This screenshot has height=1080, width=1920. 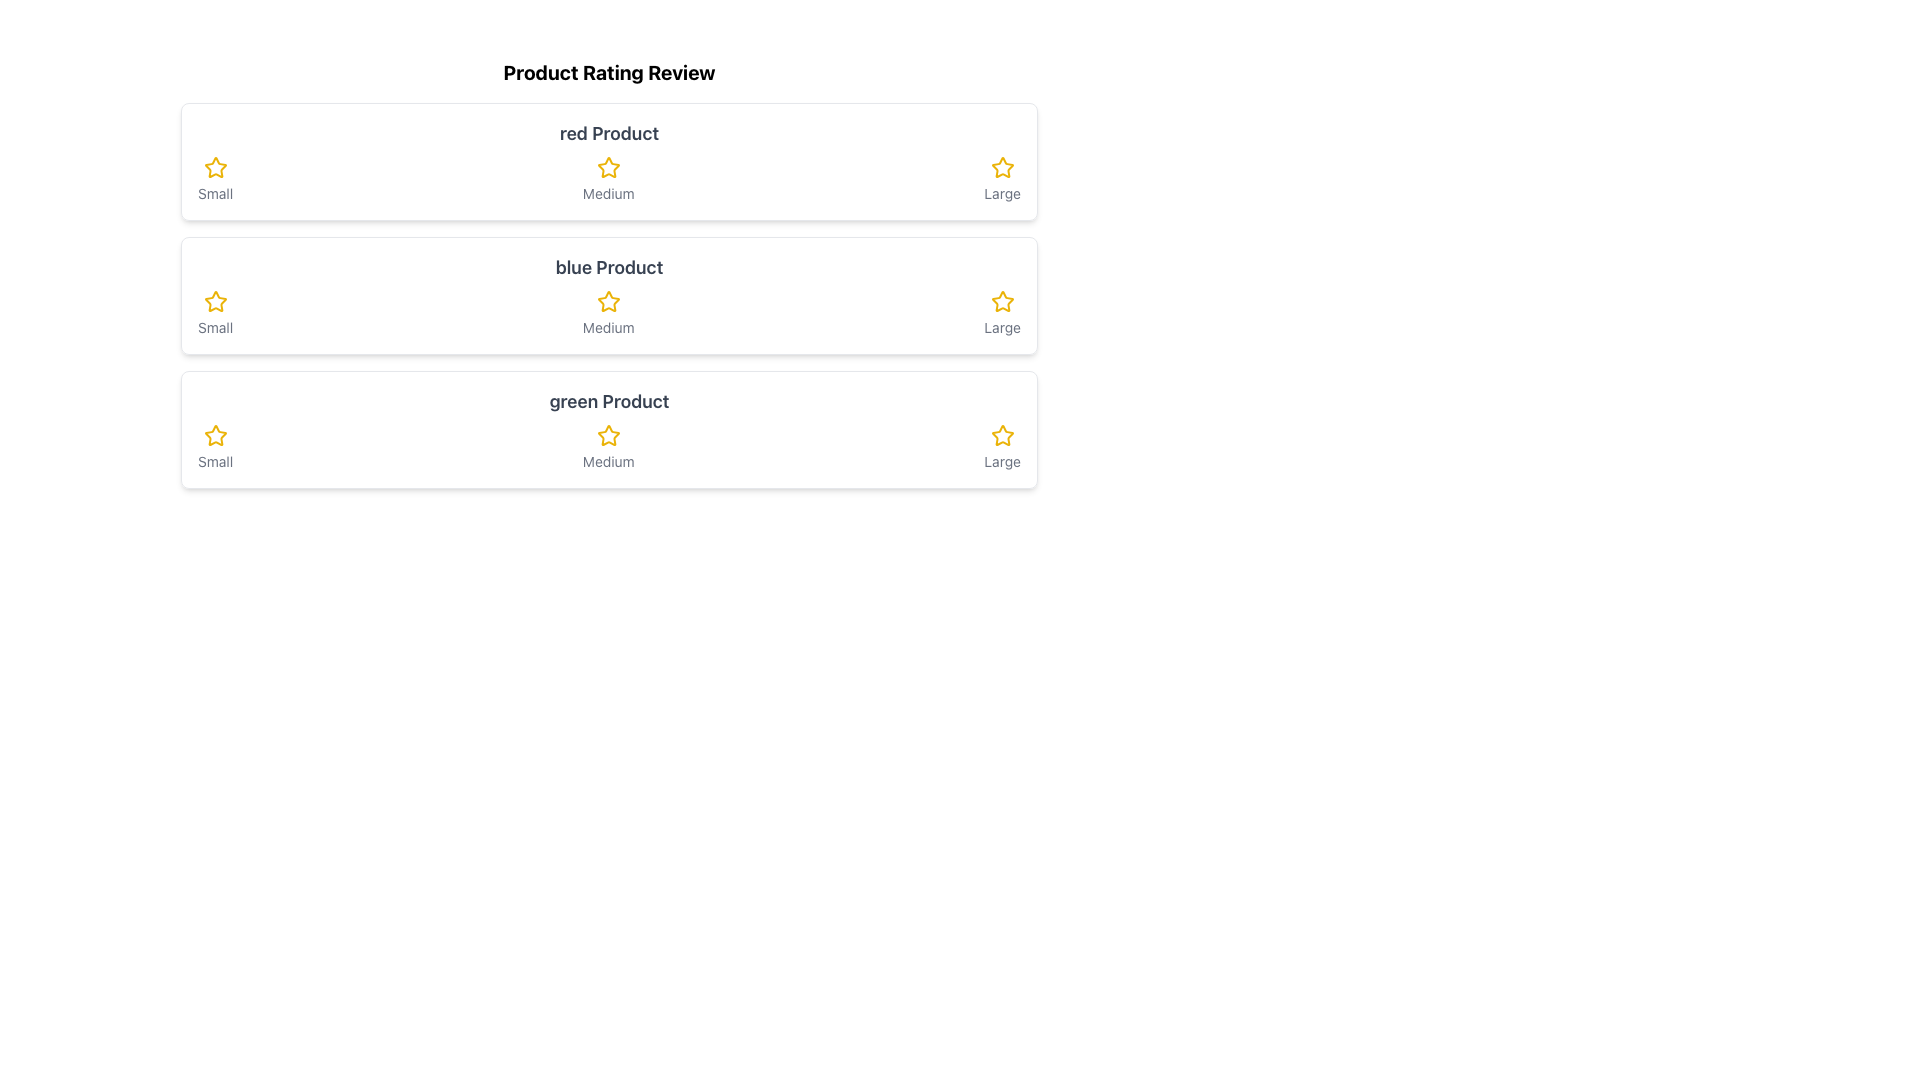 I want to click on the medium star-shaped icon for rating in the 'red Product' row, which is outlined in yellow and positioned between the 'Small' and 'Large' stars, so click(x=607, y=167).